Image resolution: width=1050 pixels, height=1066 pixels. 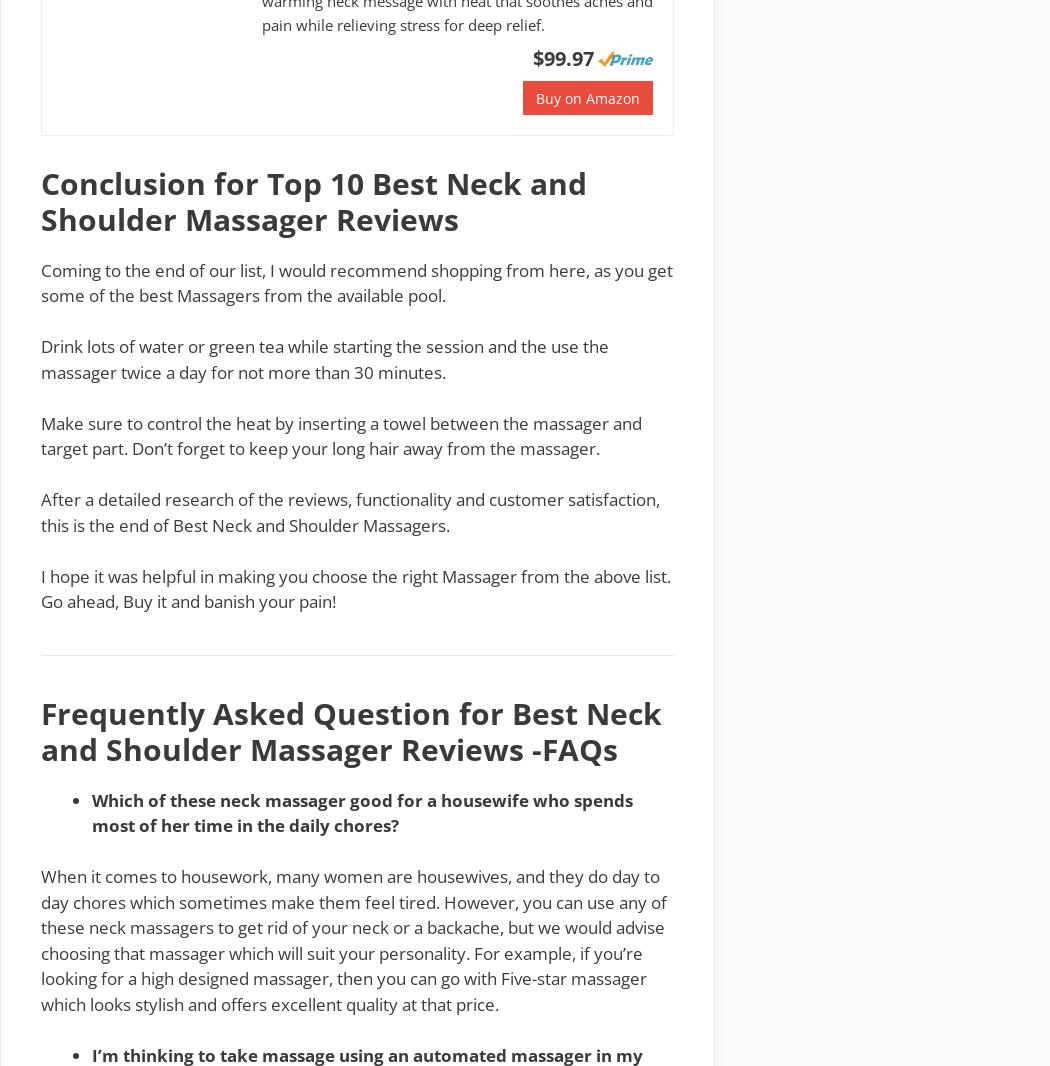 What do you see at coordinates (39, 511) in the screenshot?
I see `'After a detailed research of the reviews, functionality and customer satisfaction, this is the end of Best Neck and Shoulder Massagers.'` at bounding box center [39, 511].